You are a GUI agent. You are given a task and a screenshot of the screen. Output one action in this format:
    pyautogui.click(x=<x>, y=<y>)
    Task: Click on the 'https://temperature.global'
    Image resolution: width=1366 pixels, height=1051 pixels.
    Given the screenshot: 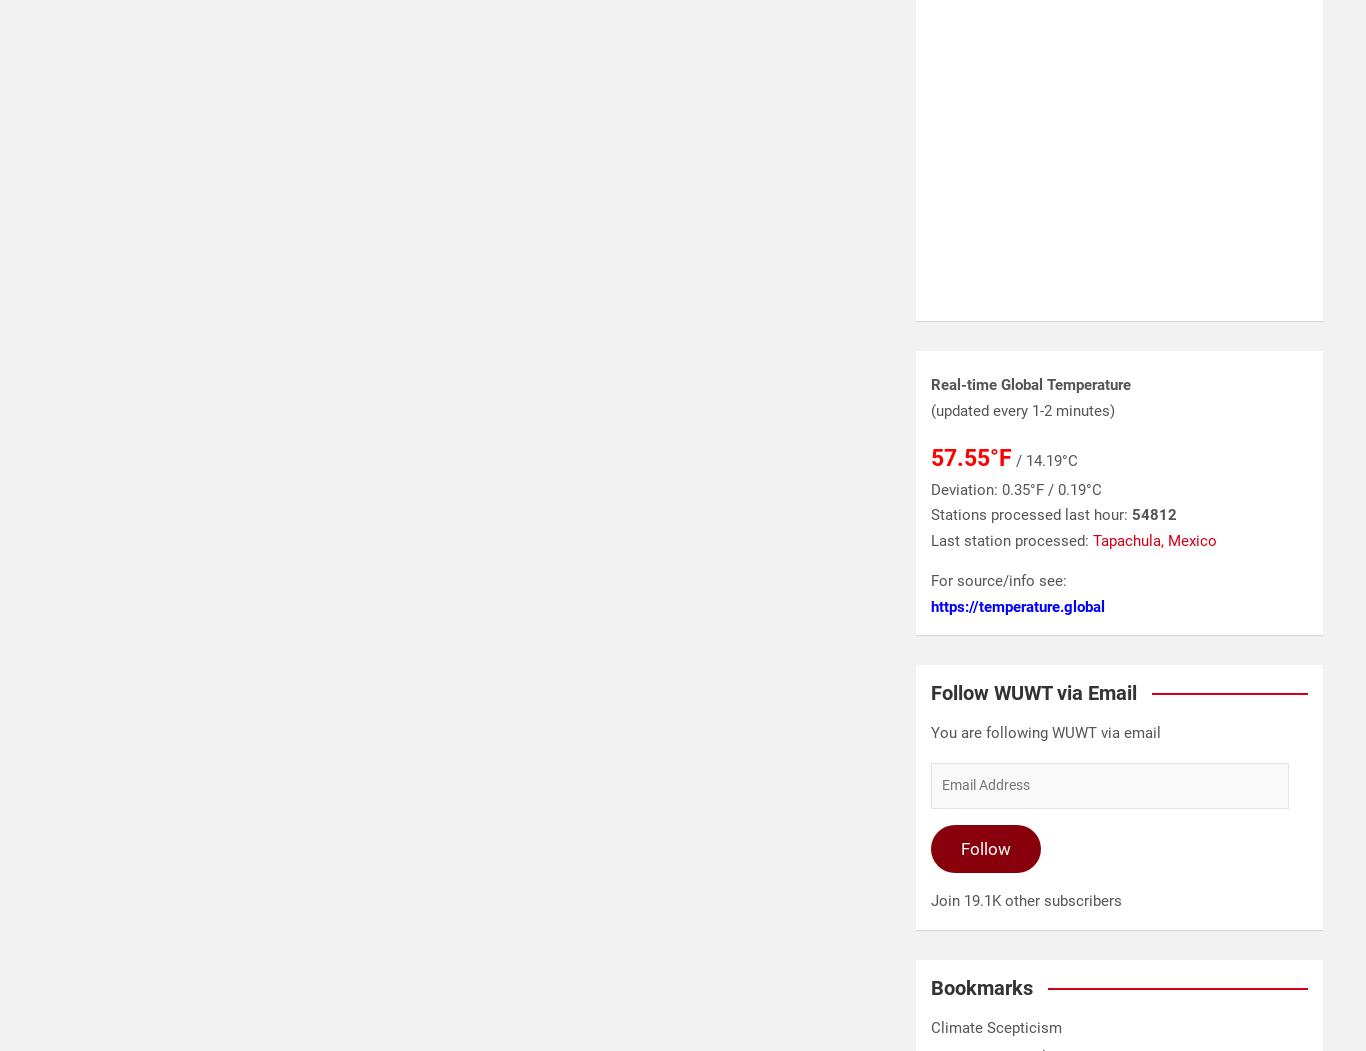 What is the action you would take?
    pyautogui.click(x=1017, y=606)
    